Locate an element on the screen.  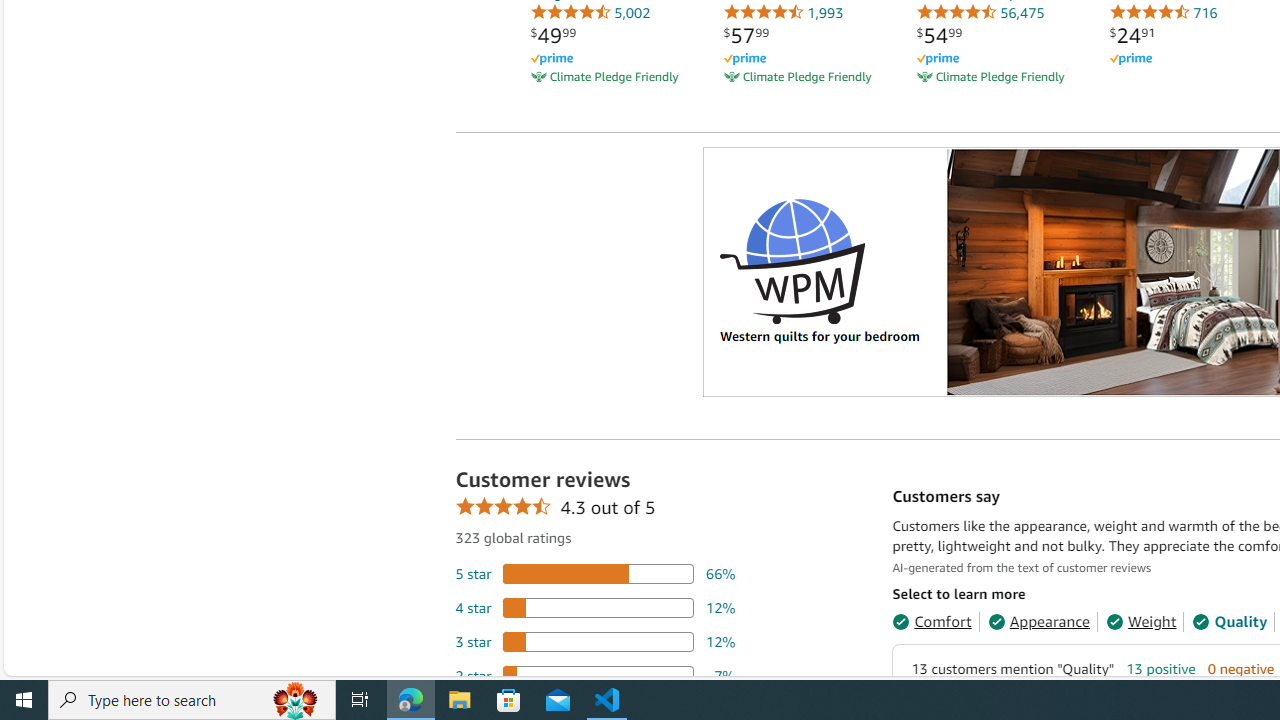
'56,475' is located at coordinates (980, 12).